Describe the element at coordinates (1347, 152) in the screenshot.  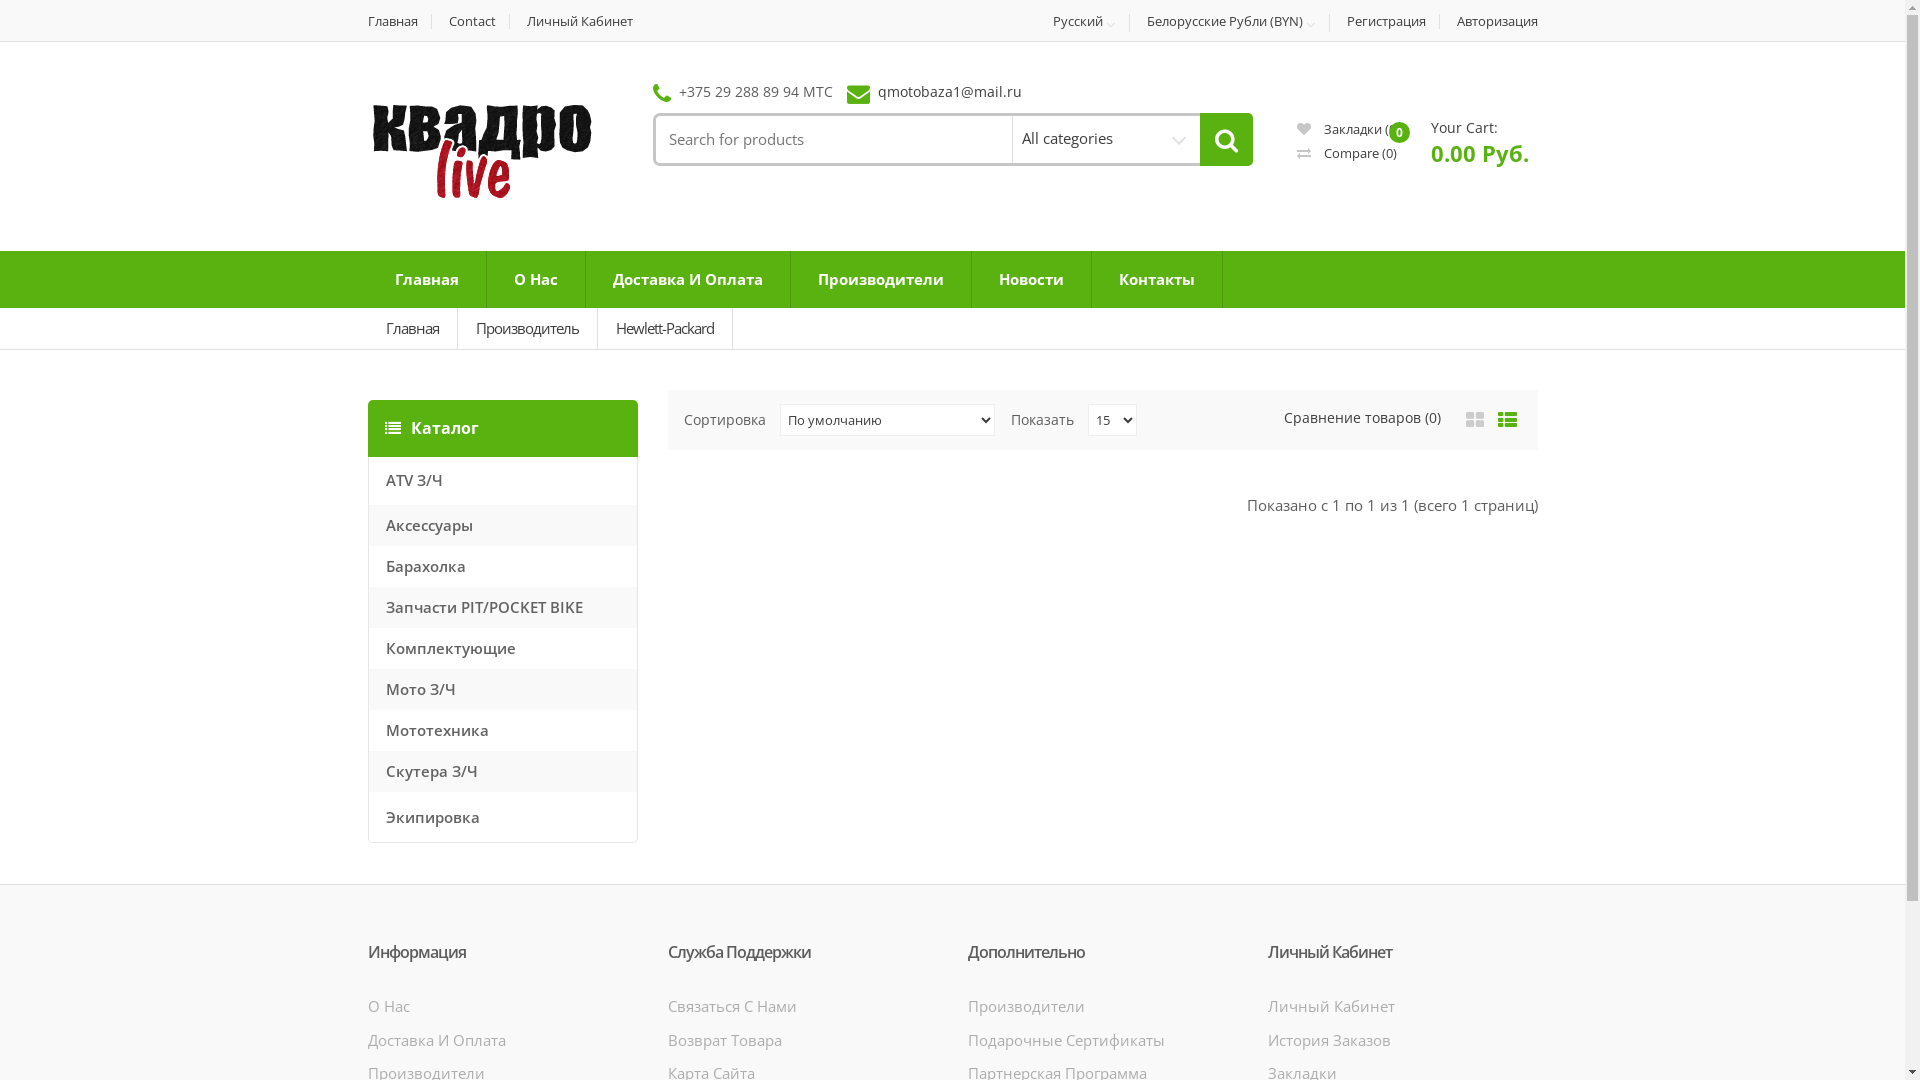
I see `'Compare (0)'` at that location.